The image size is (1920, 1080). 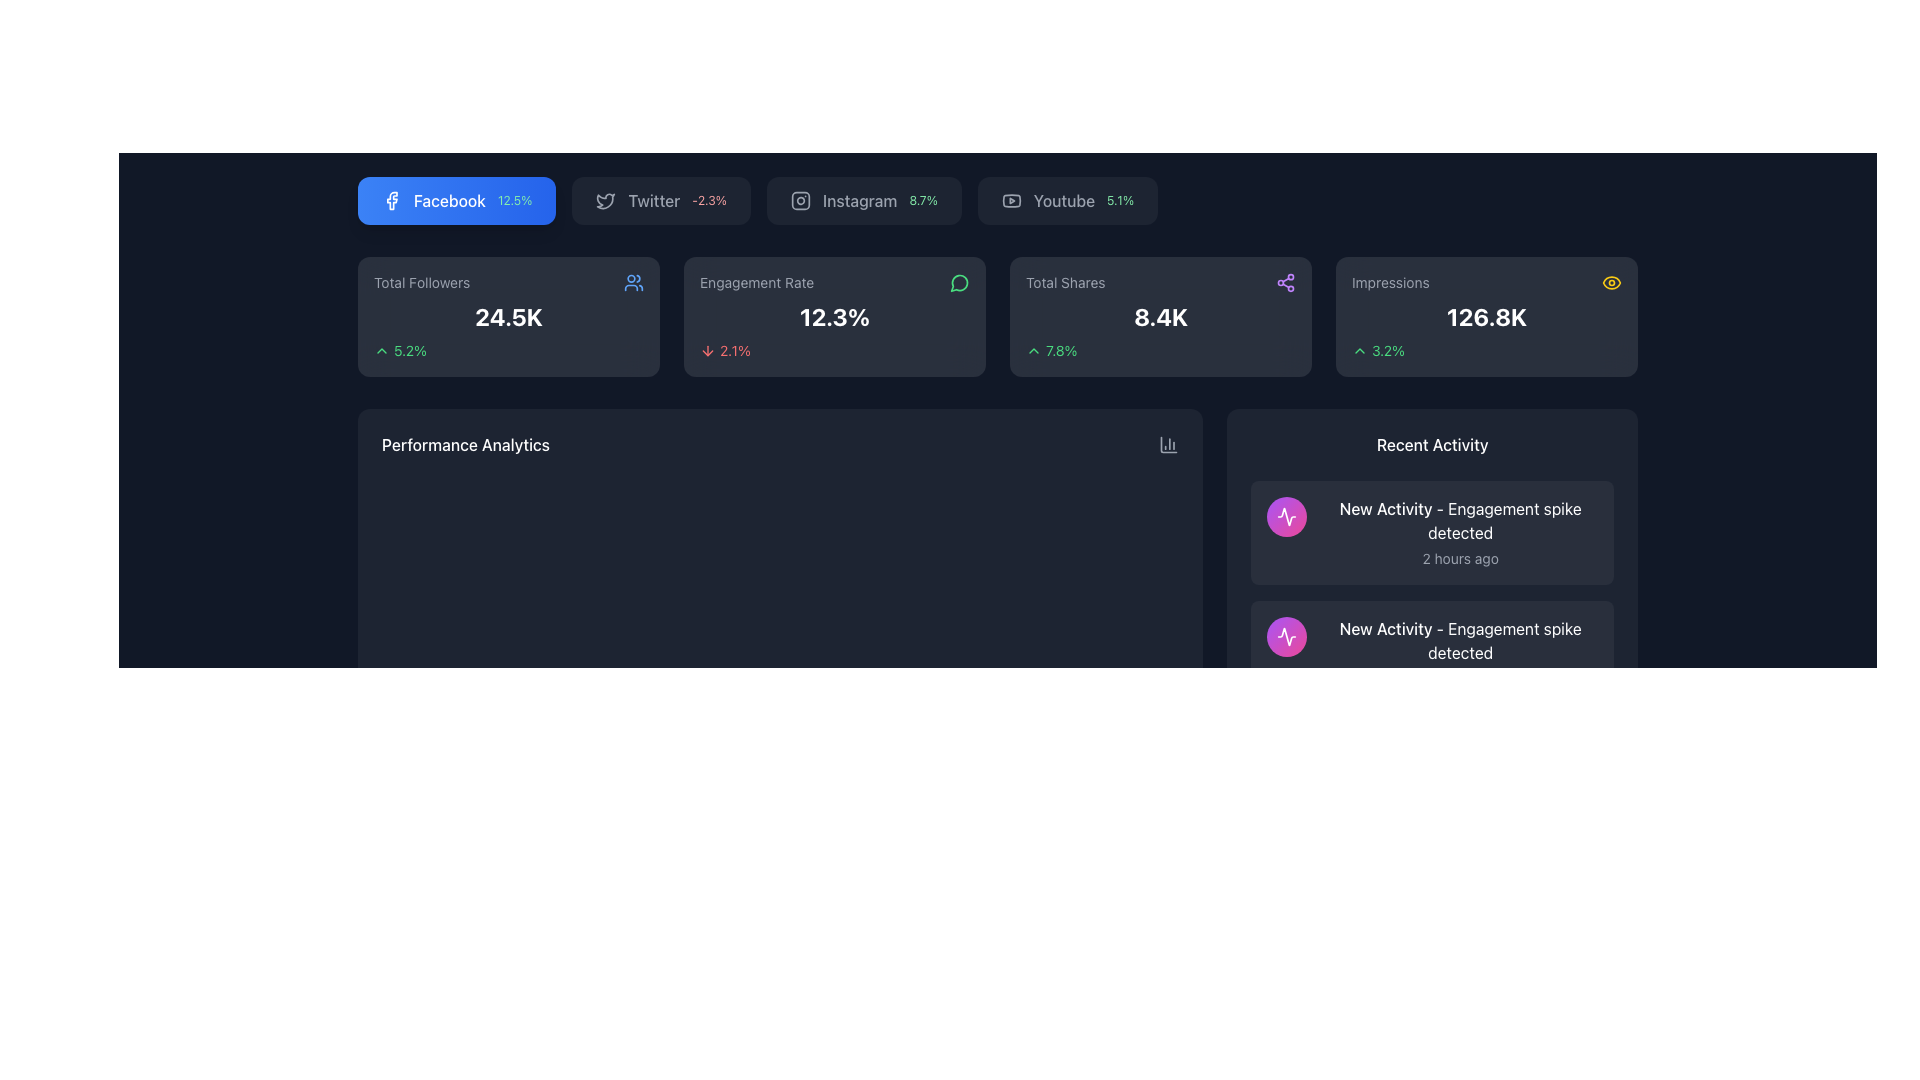 I want to click on the Text Label indicating 'Impressions' located in the rightmost data card above the numeric display '126.8K', so click(x=1389, y=282).